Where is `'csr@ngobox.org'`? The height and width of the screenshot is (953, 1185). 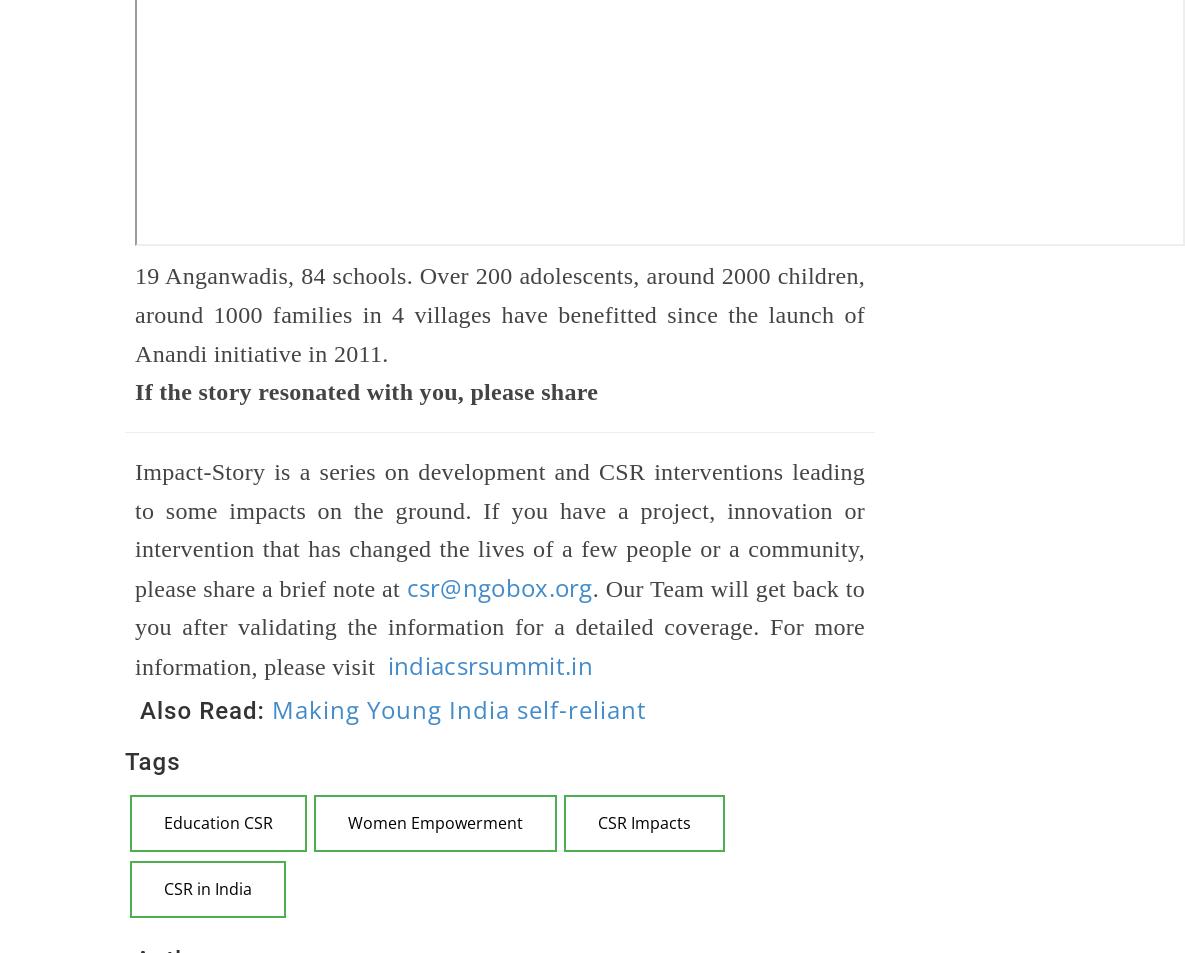
'csr@ngobox.org' is located at coordinates (499, 586).